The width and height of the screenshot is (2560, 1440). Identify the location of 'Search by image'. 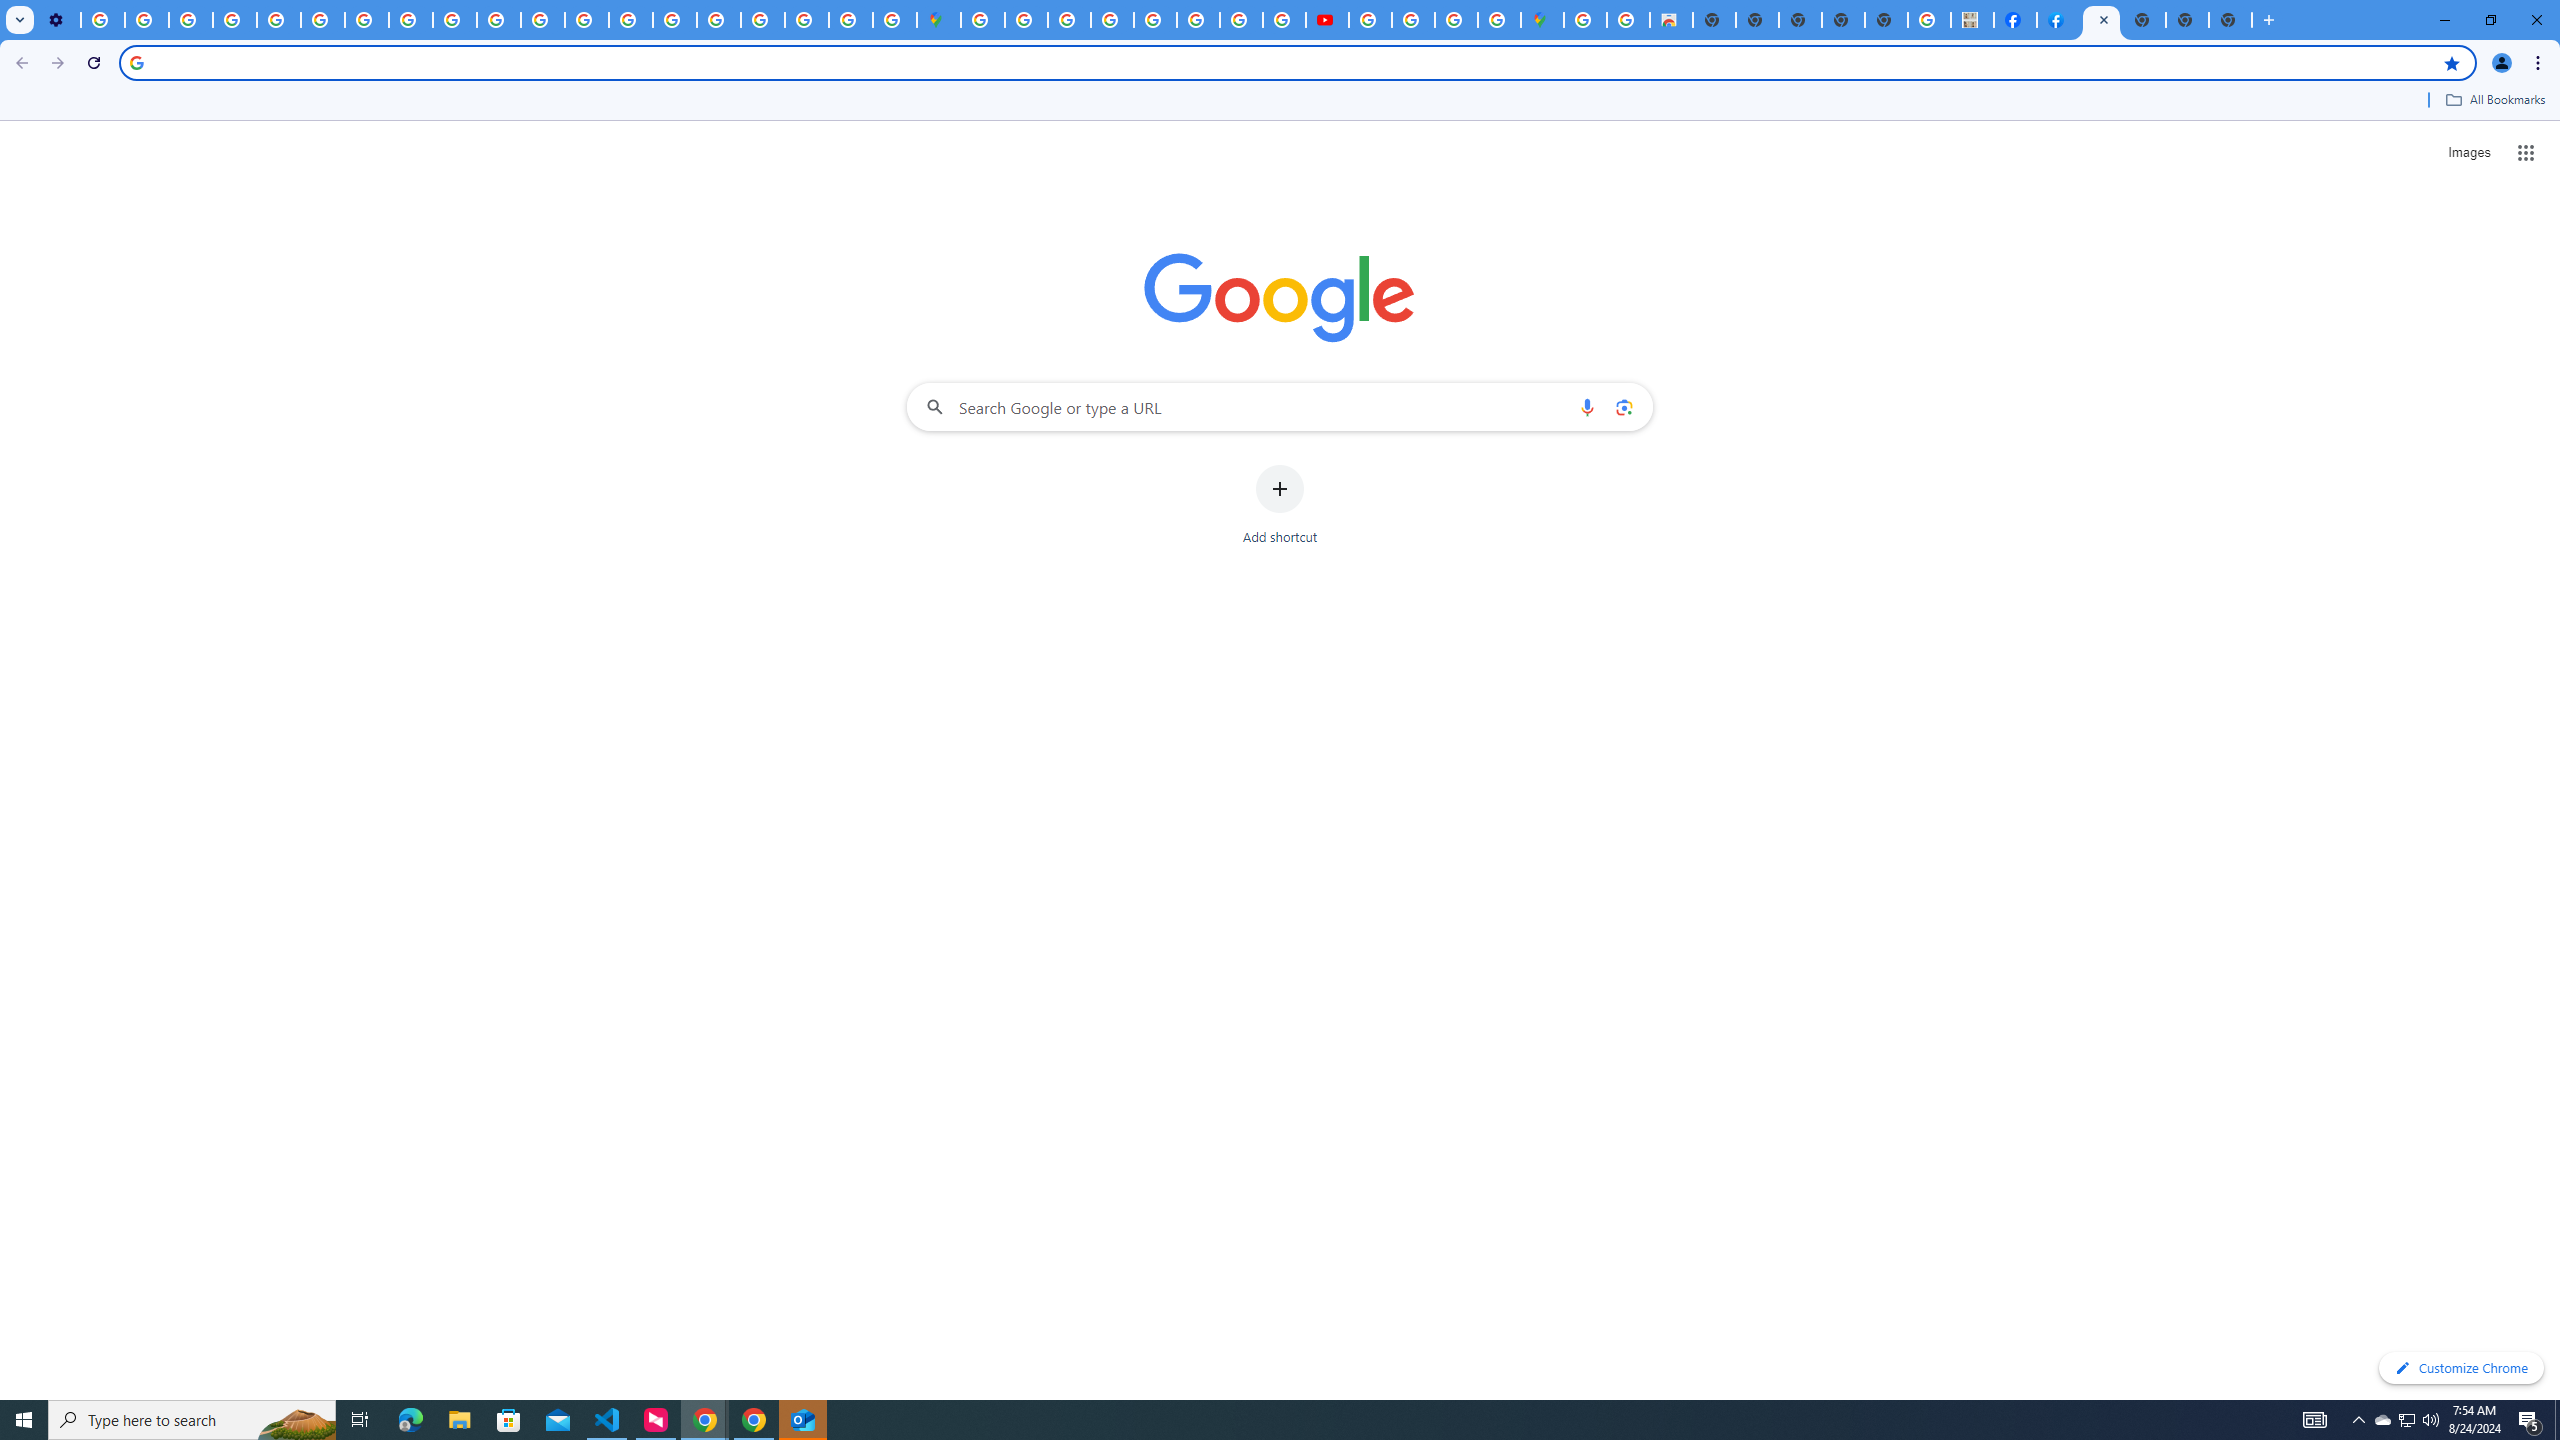
(1622, 405).